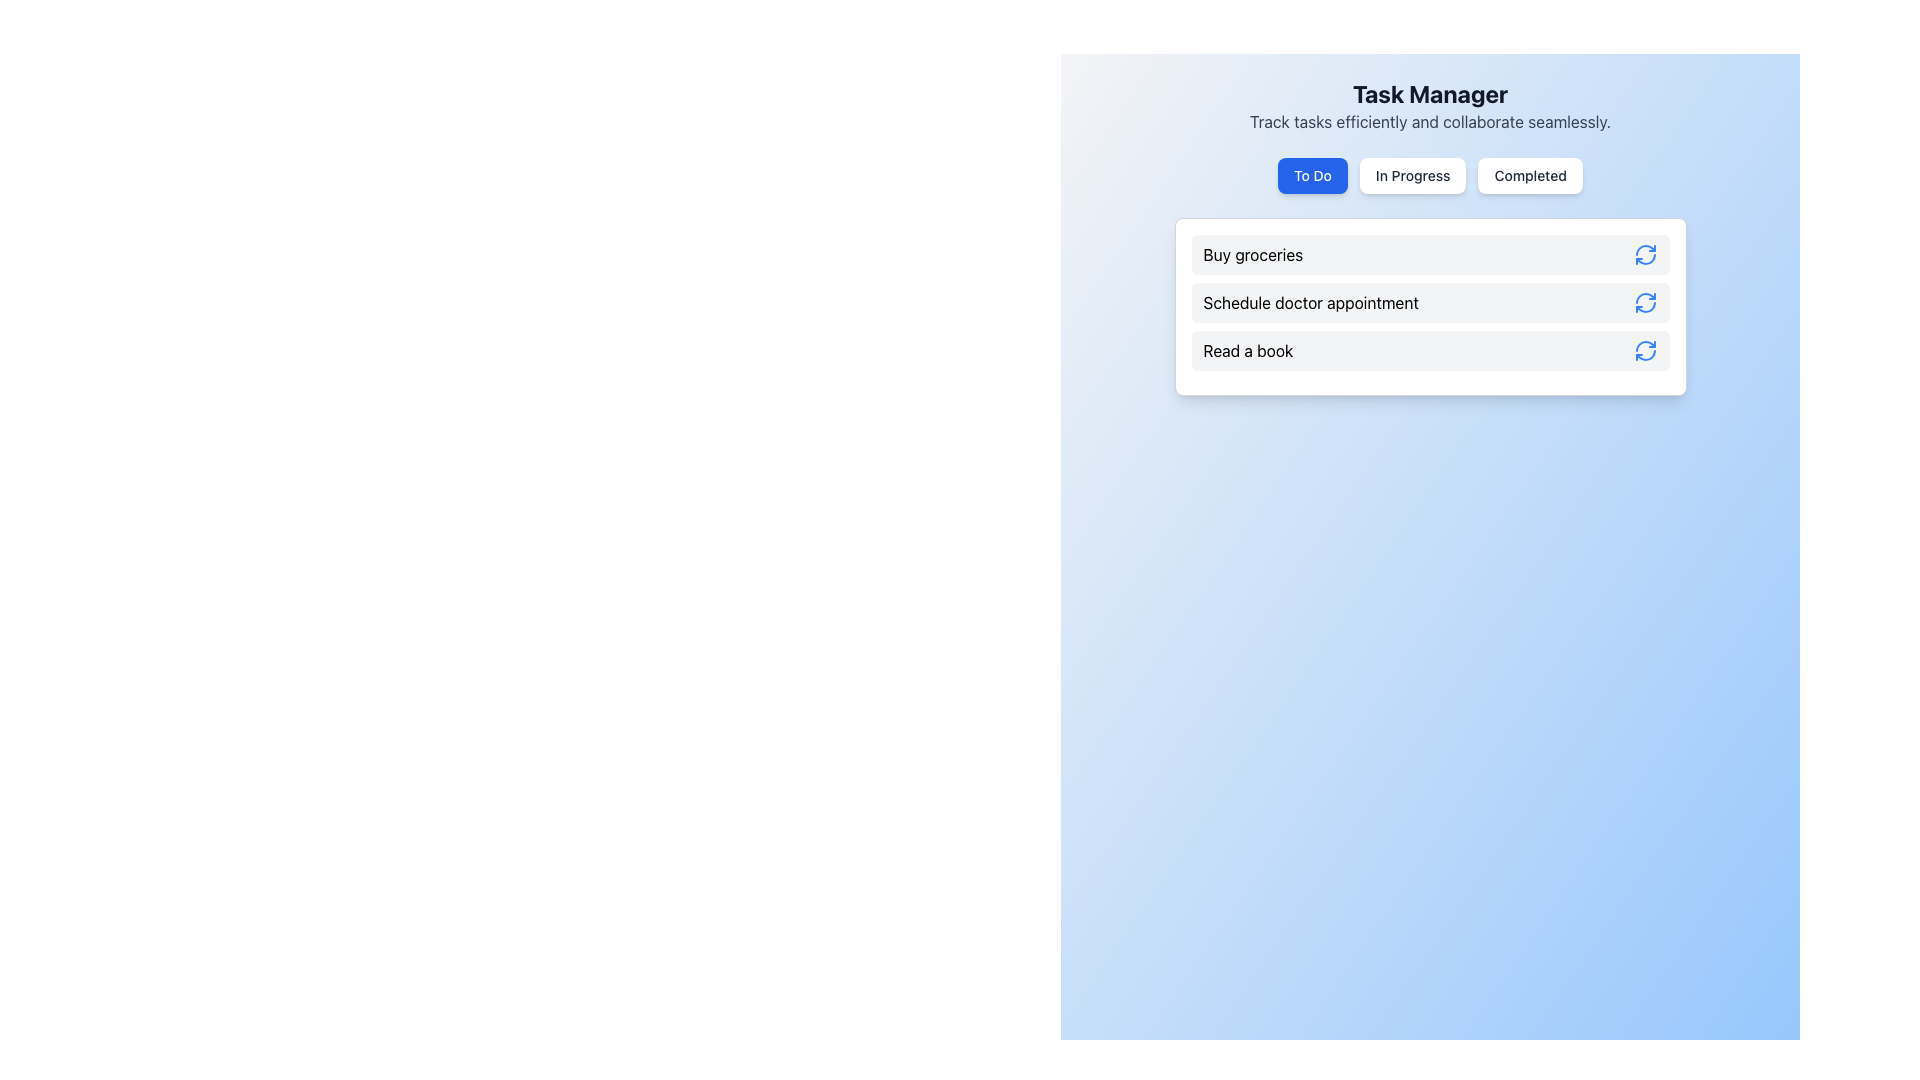 The image size is (1920, 1080). I want to click on the refresh button in the top-right section of the 'Schedule doctor appointment' task to possibly reveal a tooltip, so click(1645, 303).